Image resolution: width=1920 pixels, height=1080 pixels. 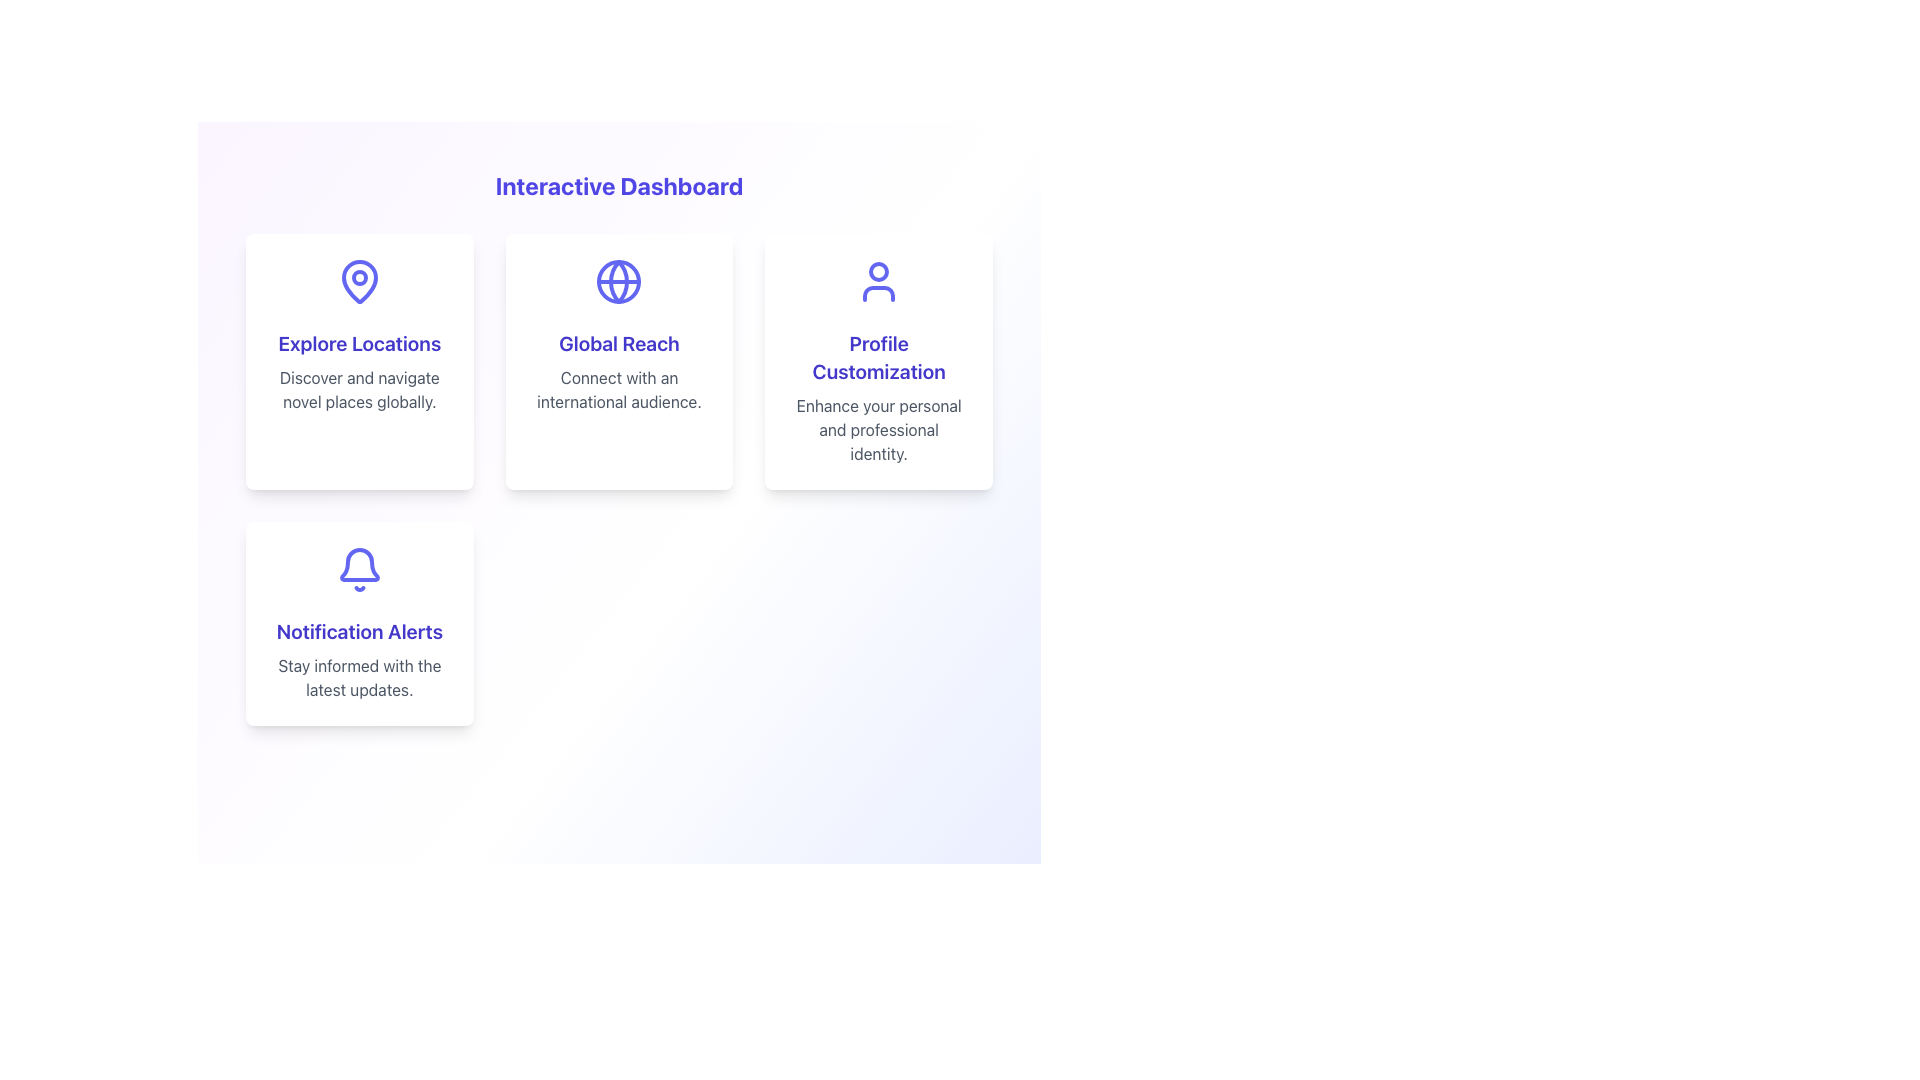 What do you see at coordinates (879, 428) in the screenshot?
I see `the descriptive text label that provides additional information about the 'Profile Customization' feature, located centrally below the heading 'Profile Customization' within the card` at bounding box center [879, 428].